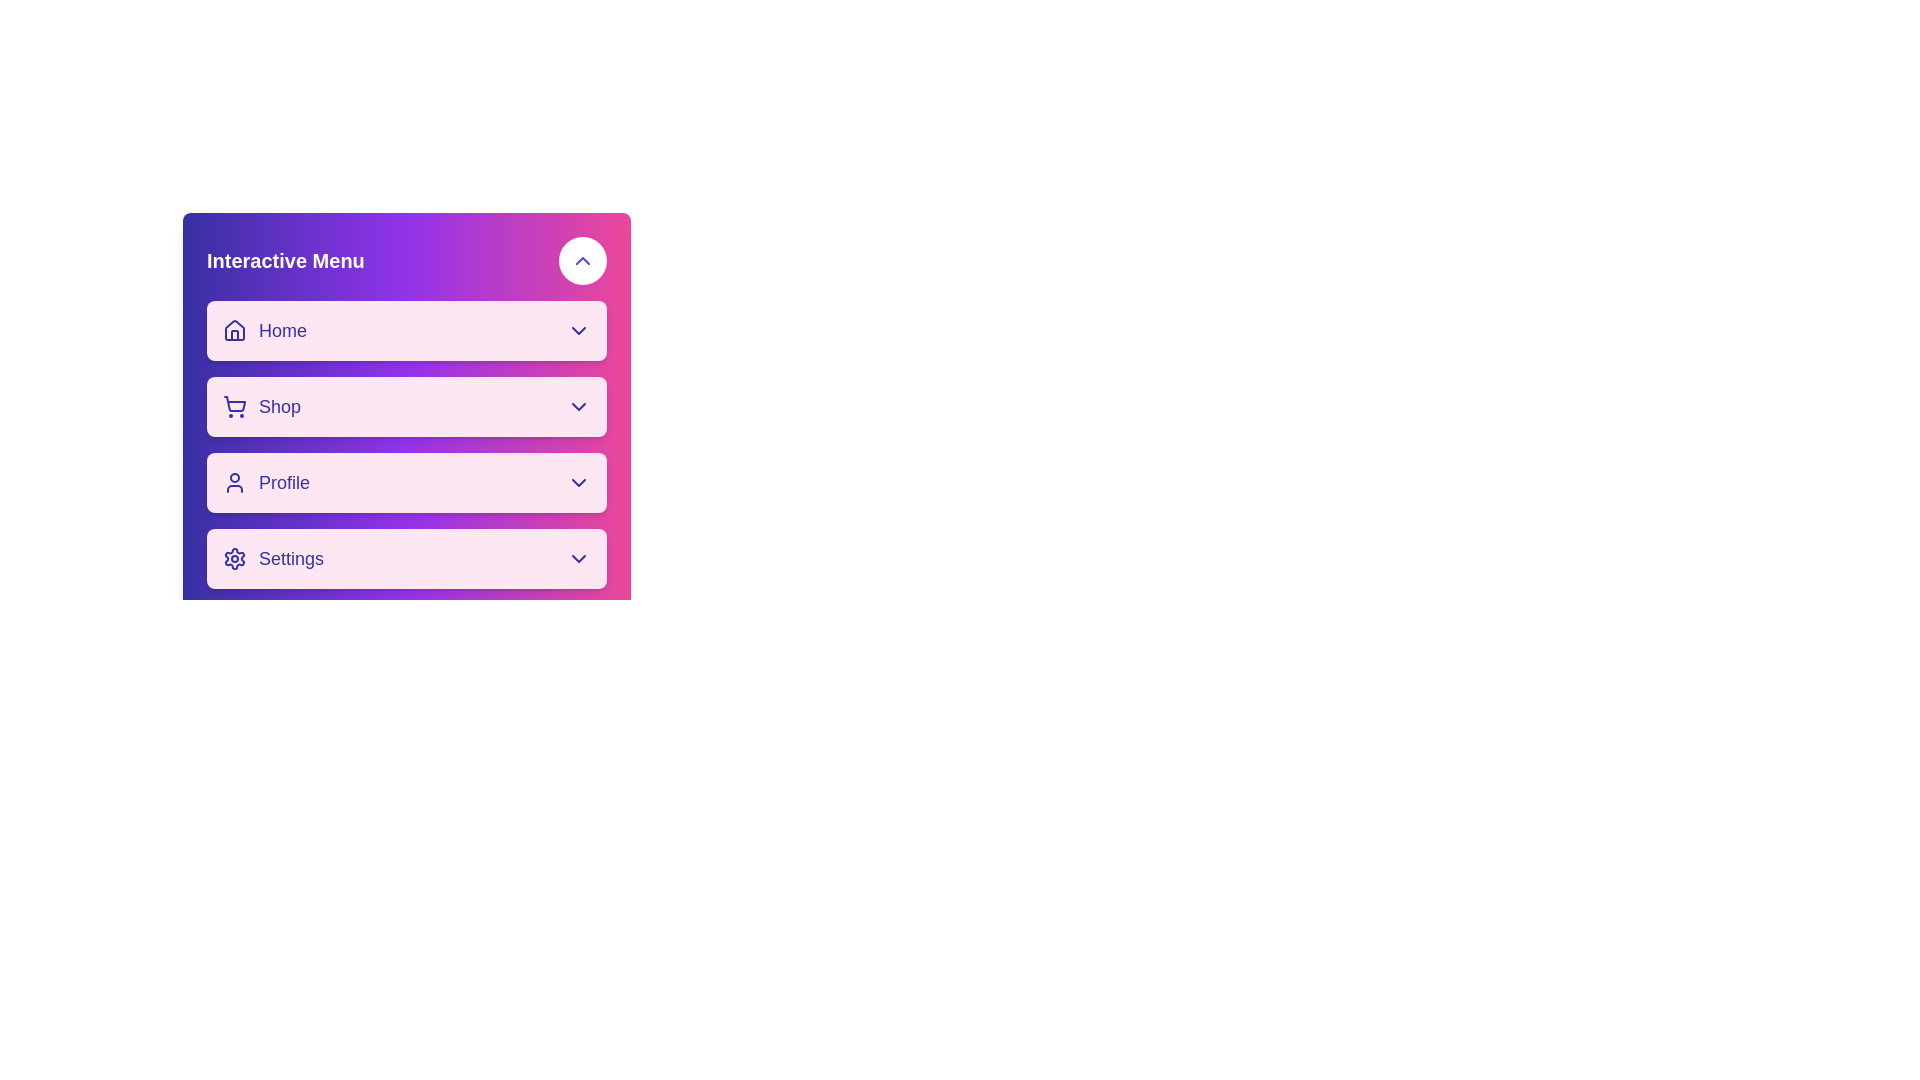 The height and width of the screenshot is (1080, 1920). I want to click on the 'Shop' menu button located as the second item in the 'Interactive Menu', positioned below 'Home' and above 'Profile', so click(406, 406).